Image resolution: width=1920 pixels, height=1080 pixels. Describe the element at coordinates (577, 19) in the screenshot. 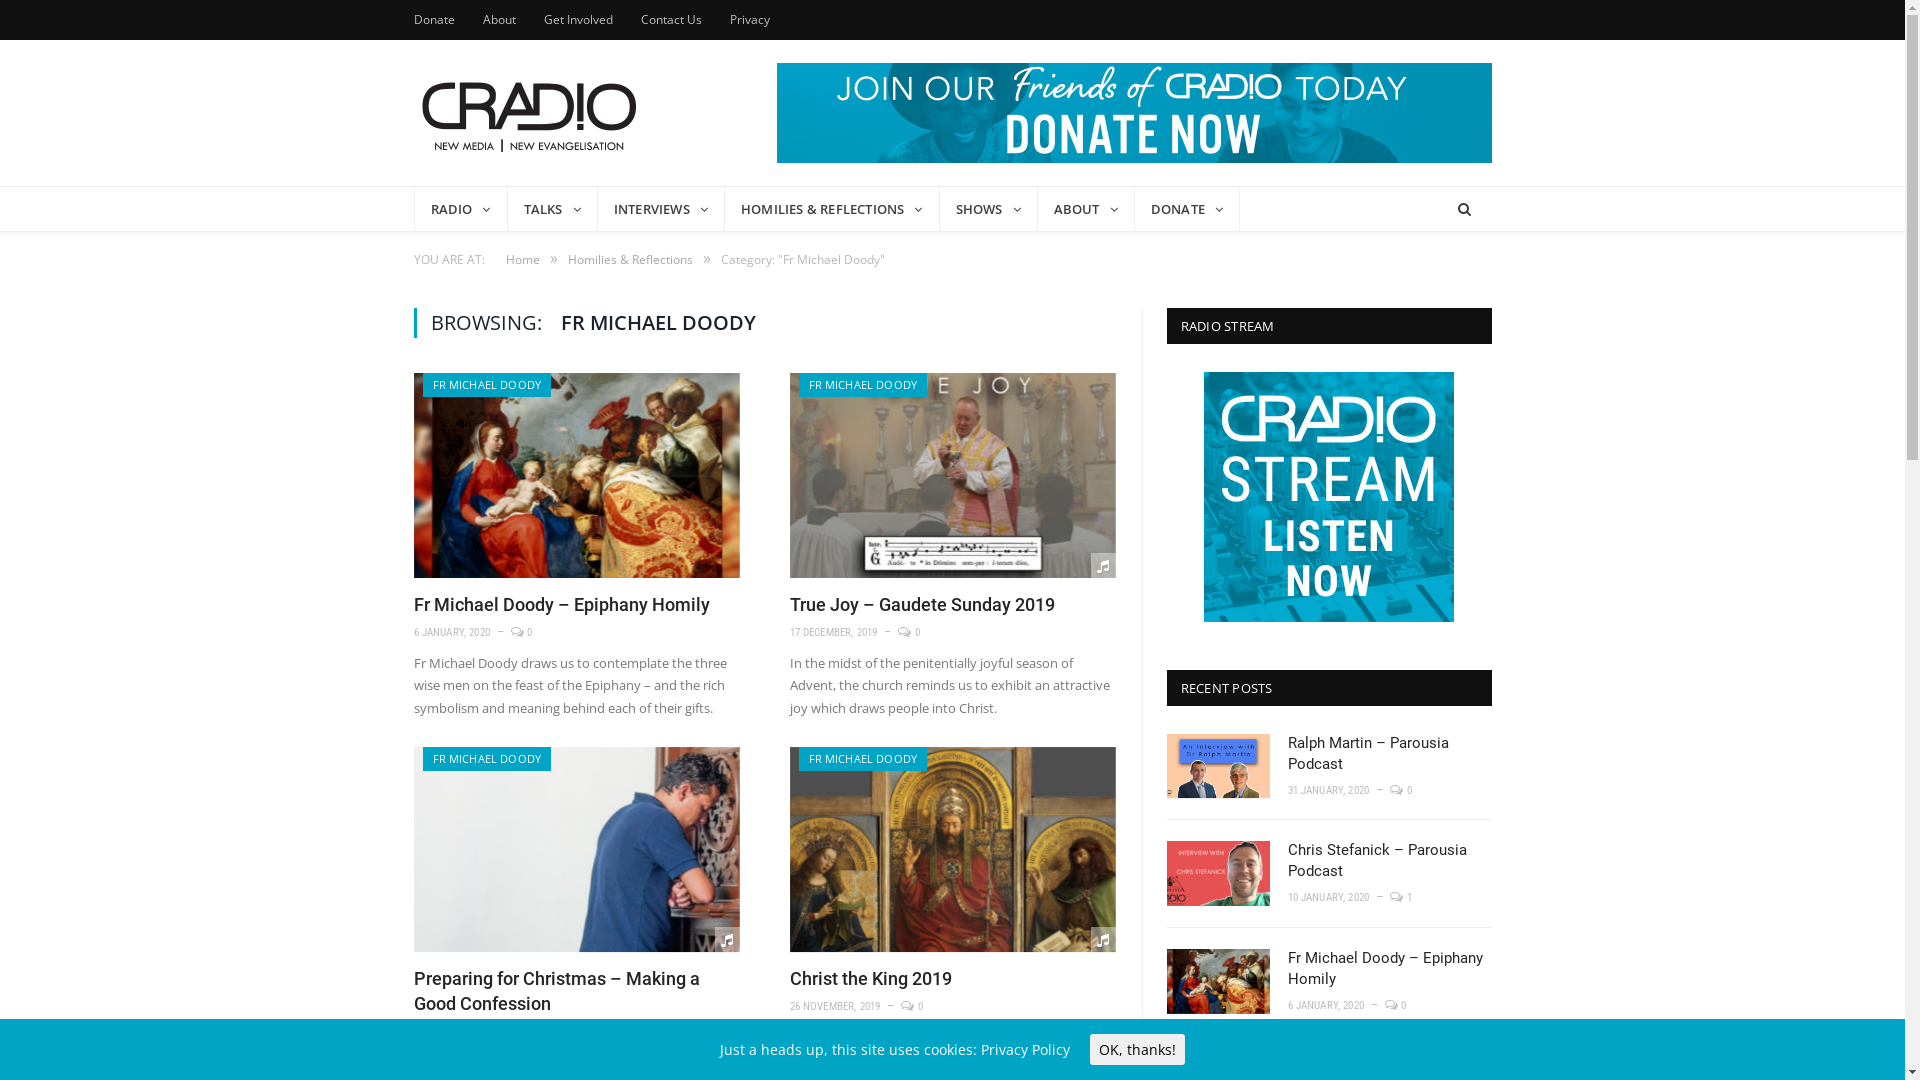

I see `'Get Involved'` at that location.